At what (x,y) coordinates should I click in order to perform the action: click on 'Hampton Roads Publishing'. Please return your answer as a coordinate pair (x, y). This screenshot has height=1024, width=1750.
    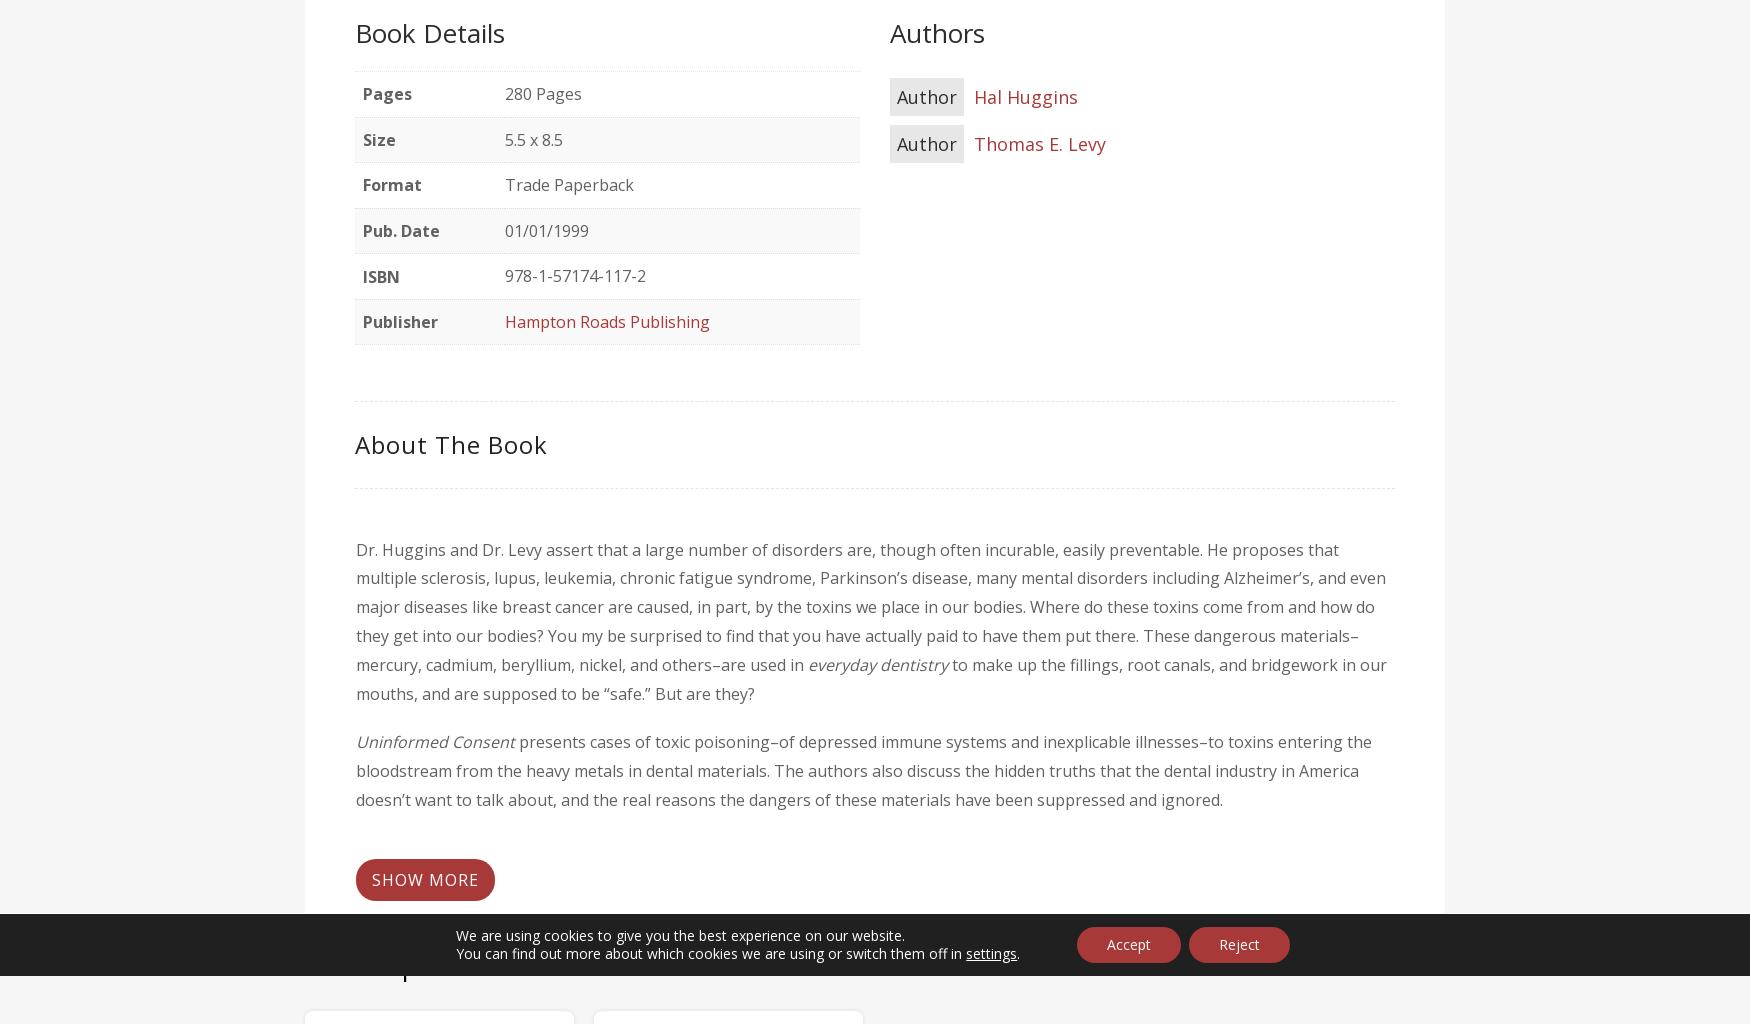
    Looking at the image, I should click on (607, 320).